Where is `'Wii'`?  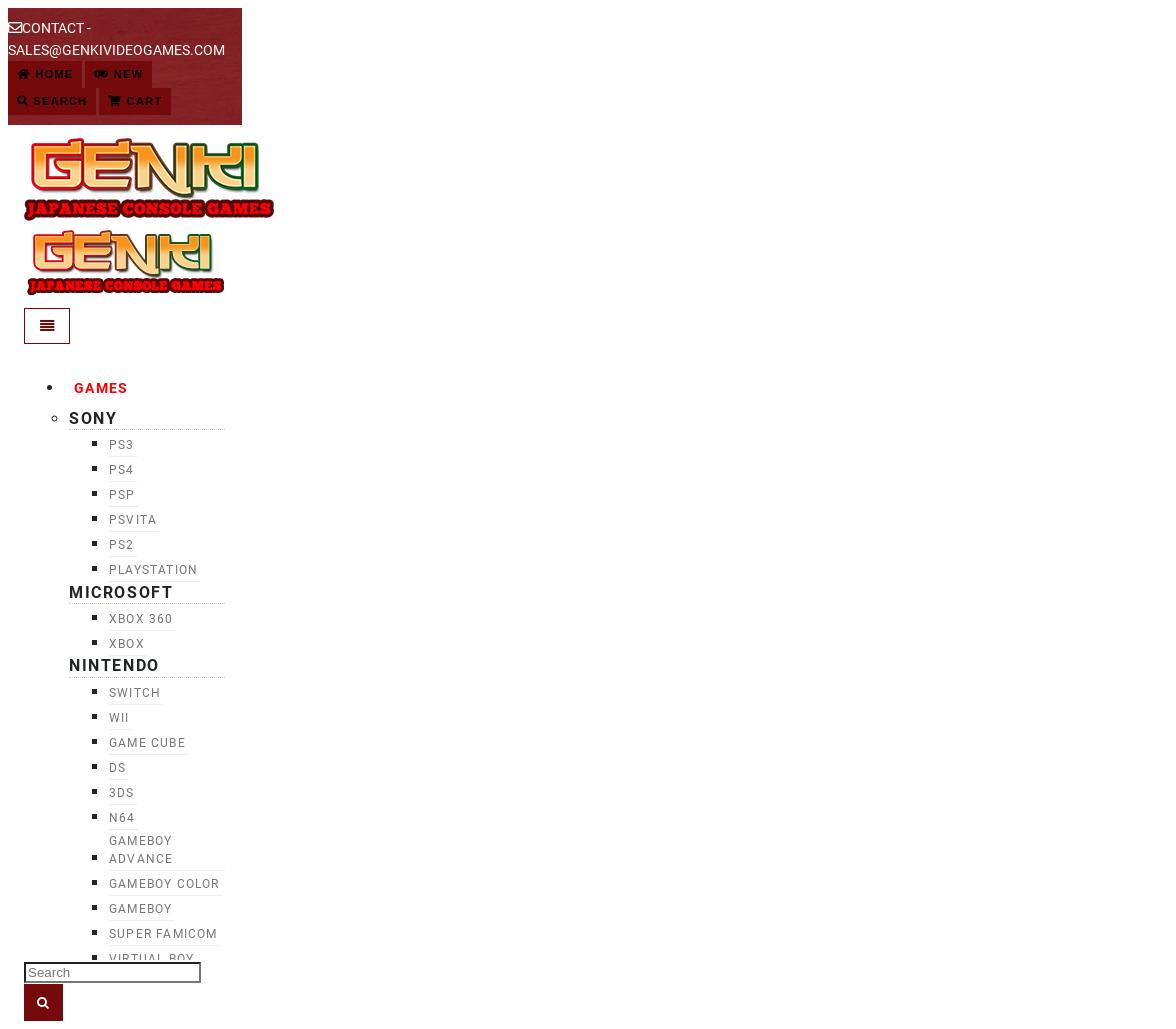 'Wii' is located at coordinates (119, 716).